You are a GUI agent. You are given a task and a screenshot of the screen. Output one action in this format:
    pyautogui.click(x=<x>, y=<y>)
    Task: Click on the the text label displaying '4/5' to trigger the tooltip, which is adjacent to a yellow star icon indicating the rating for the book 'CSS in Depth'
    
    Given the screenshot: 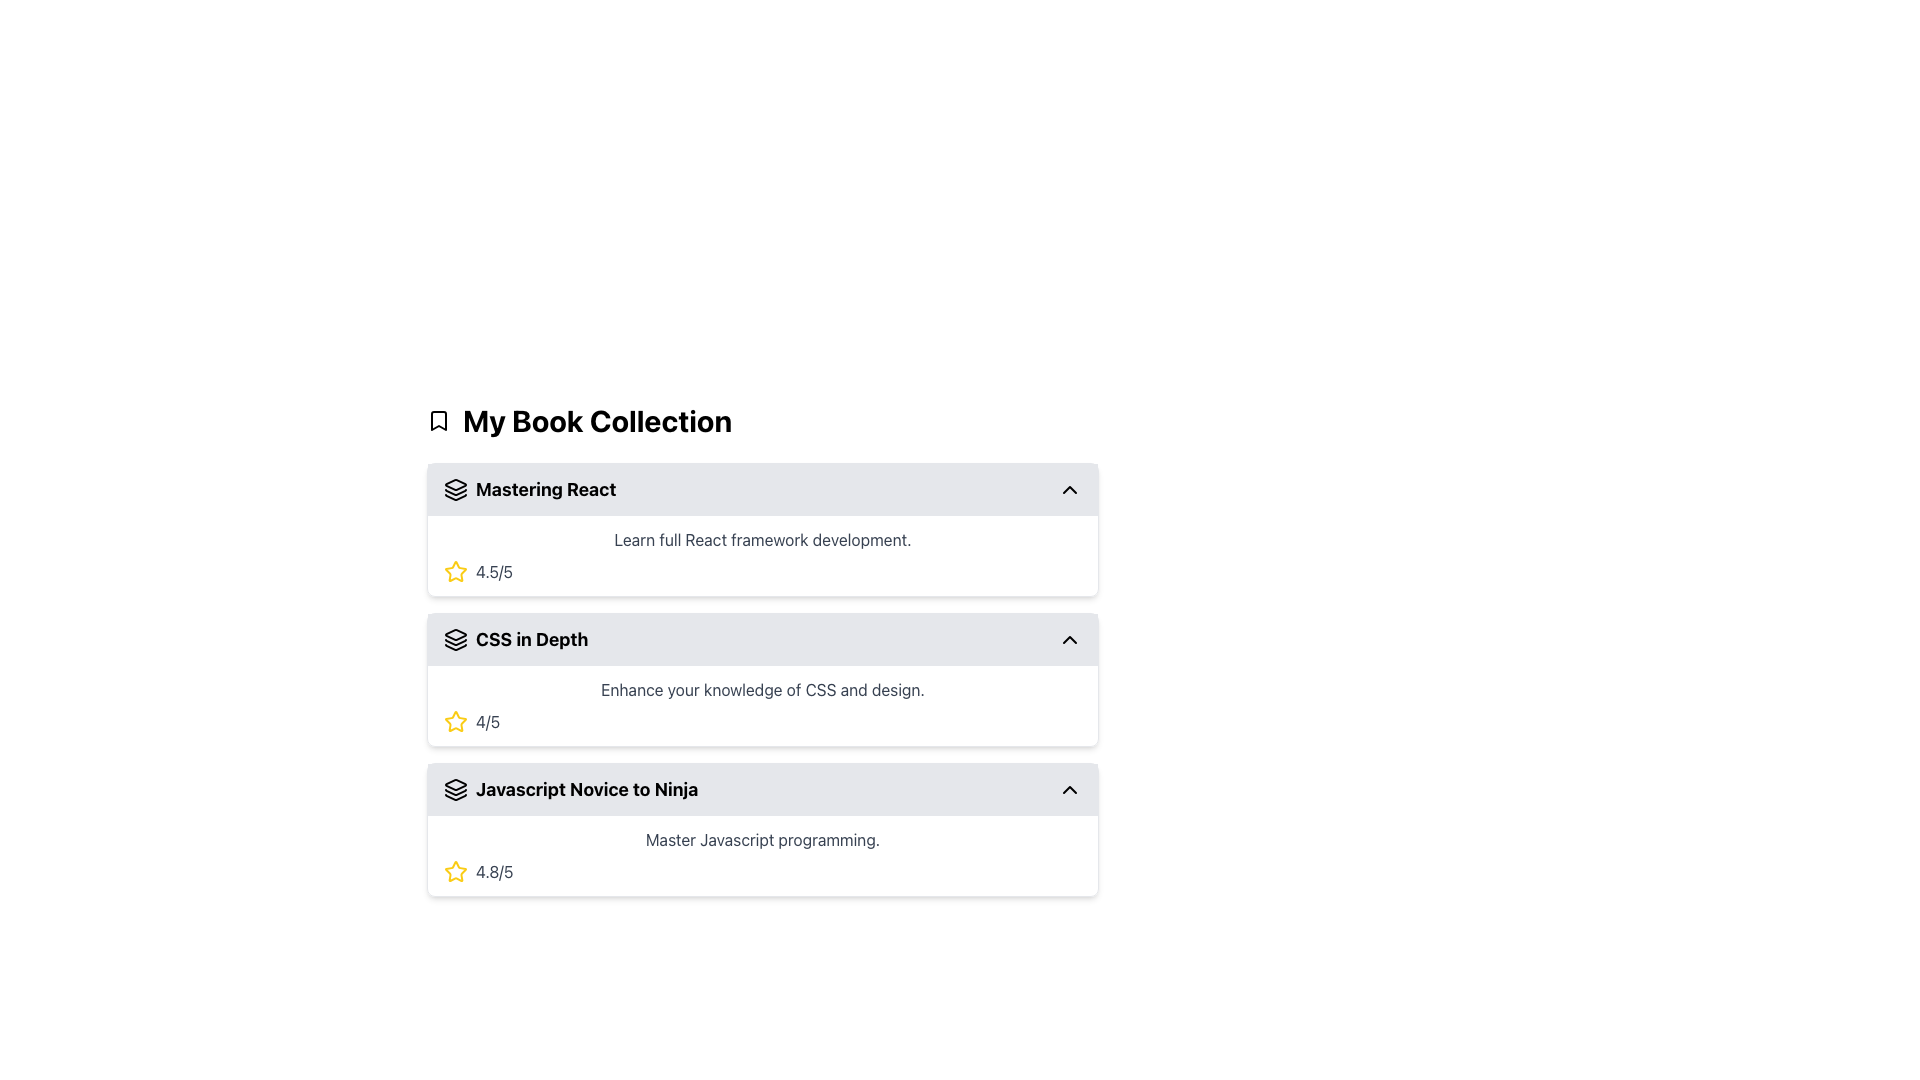 What is the action you would take?
    pyautogui.click(x=488, y=721)
    